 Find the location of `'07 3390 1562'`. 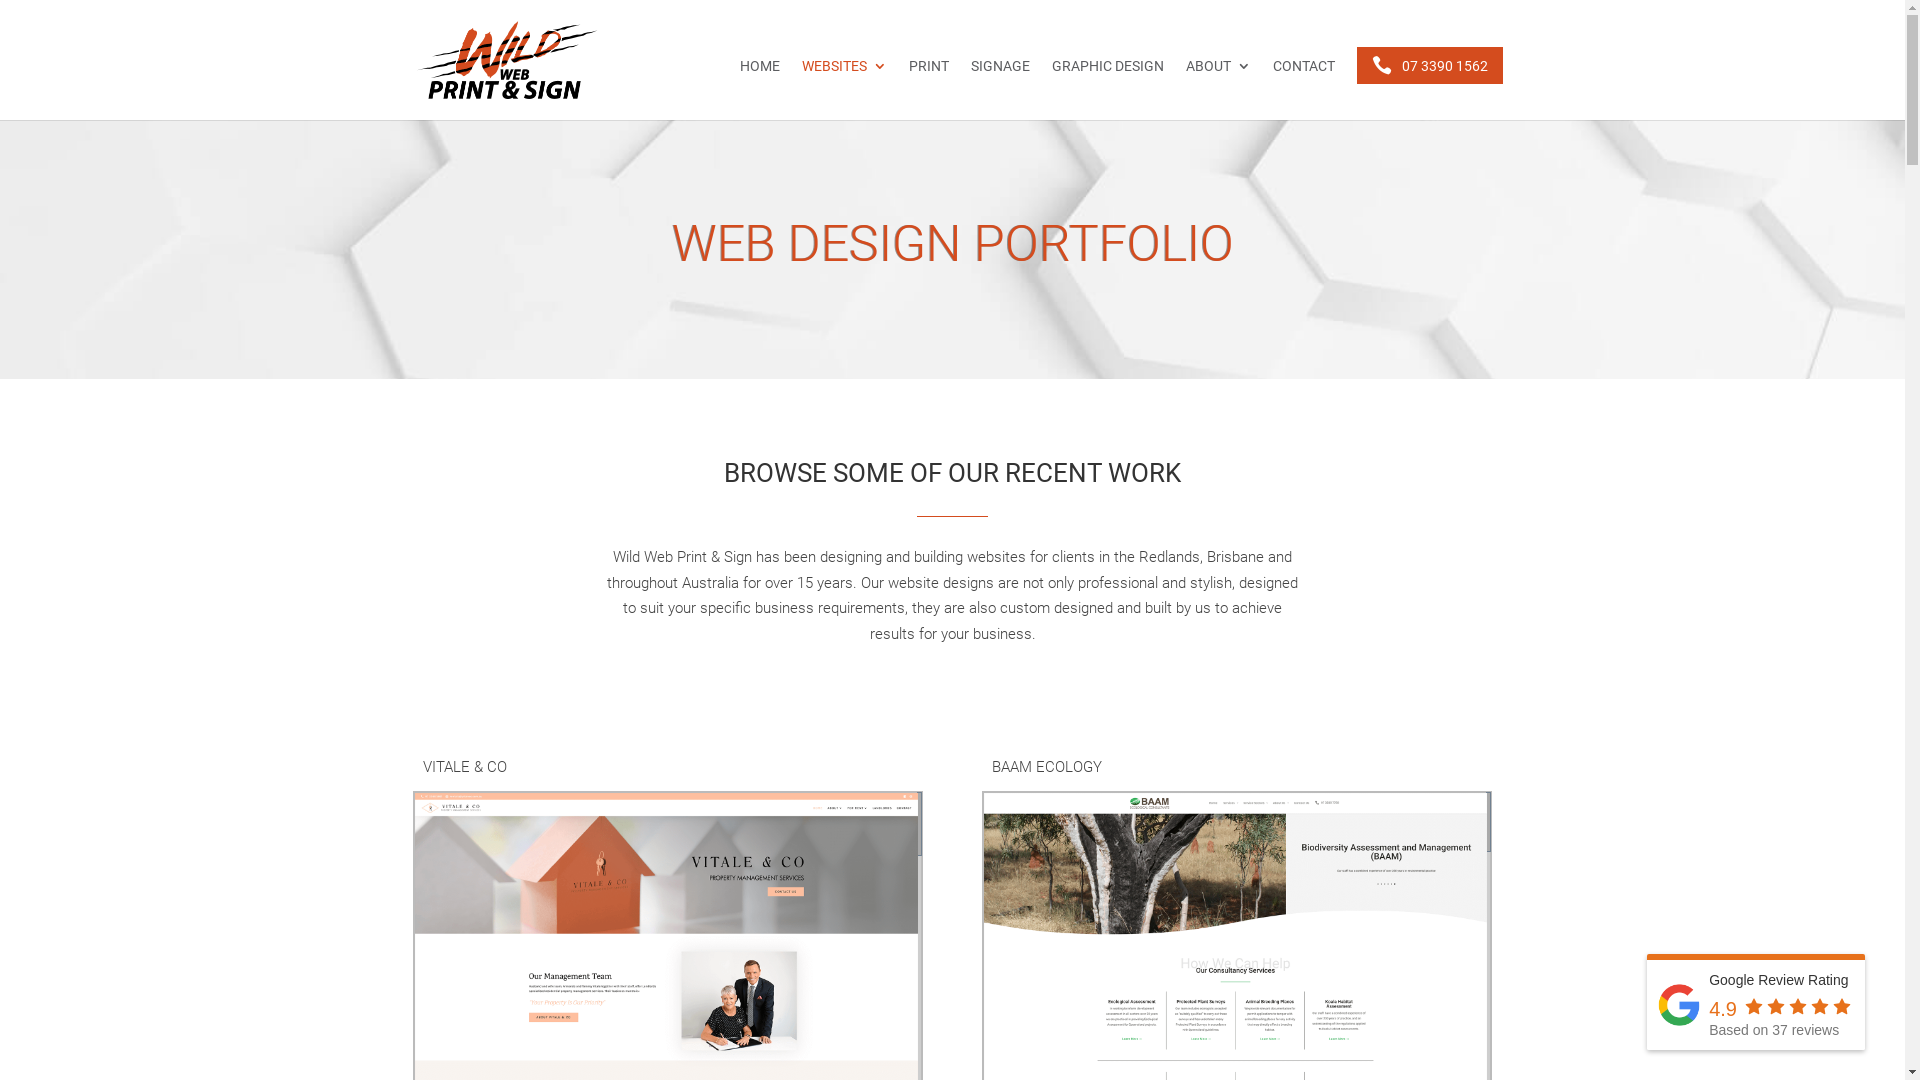

'07 3390 1562' is located at coordinates (1428, 64).